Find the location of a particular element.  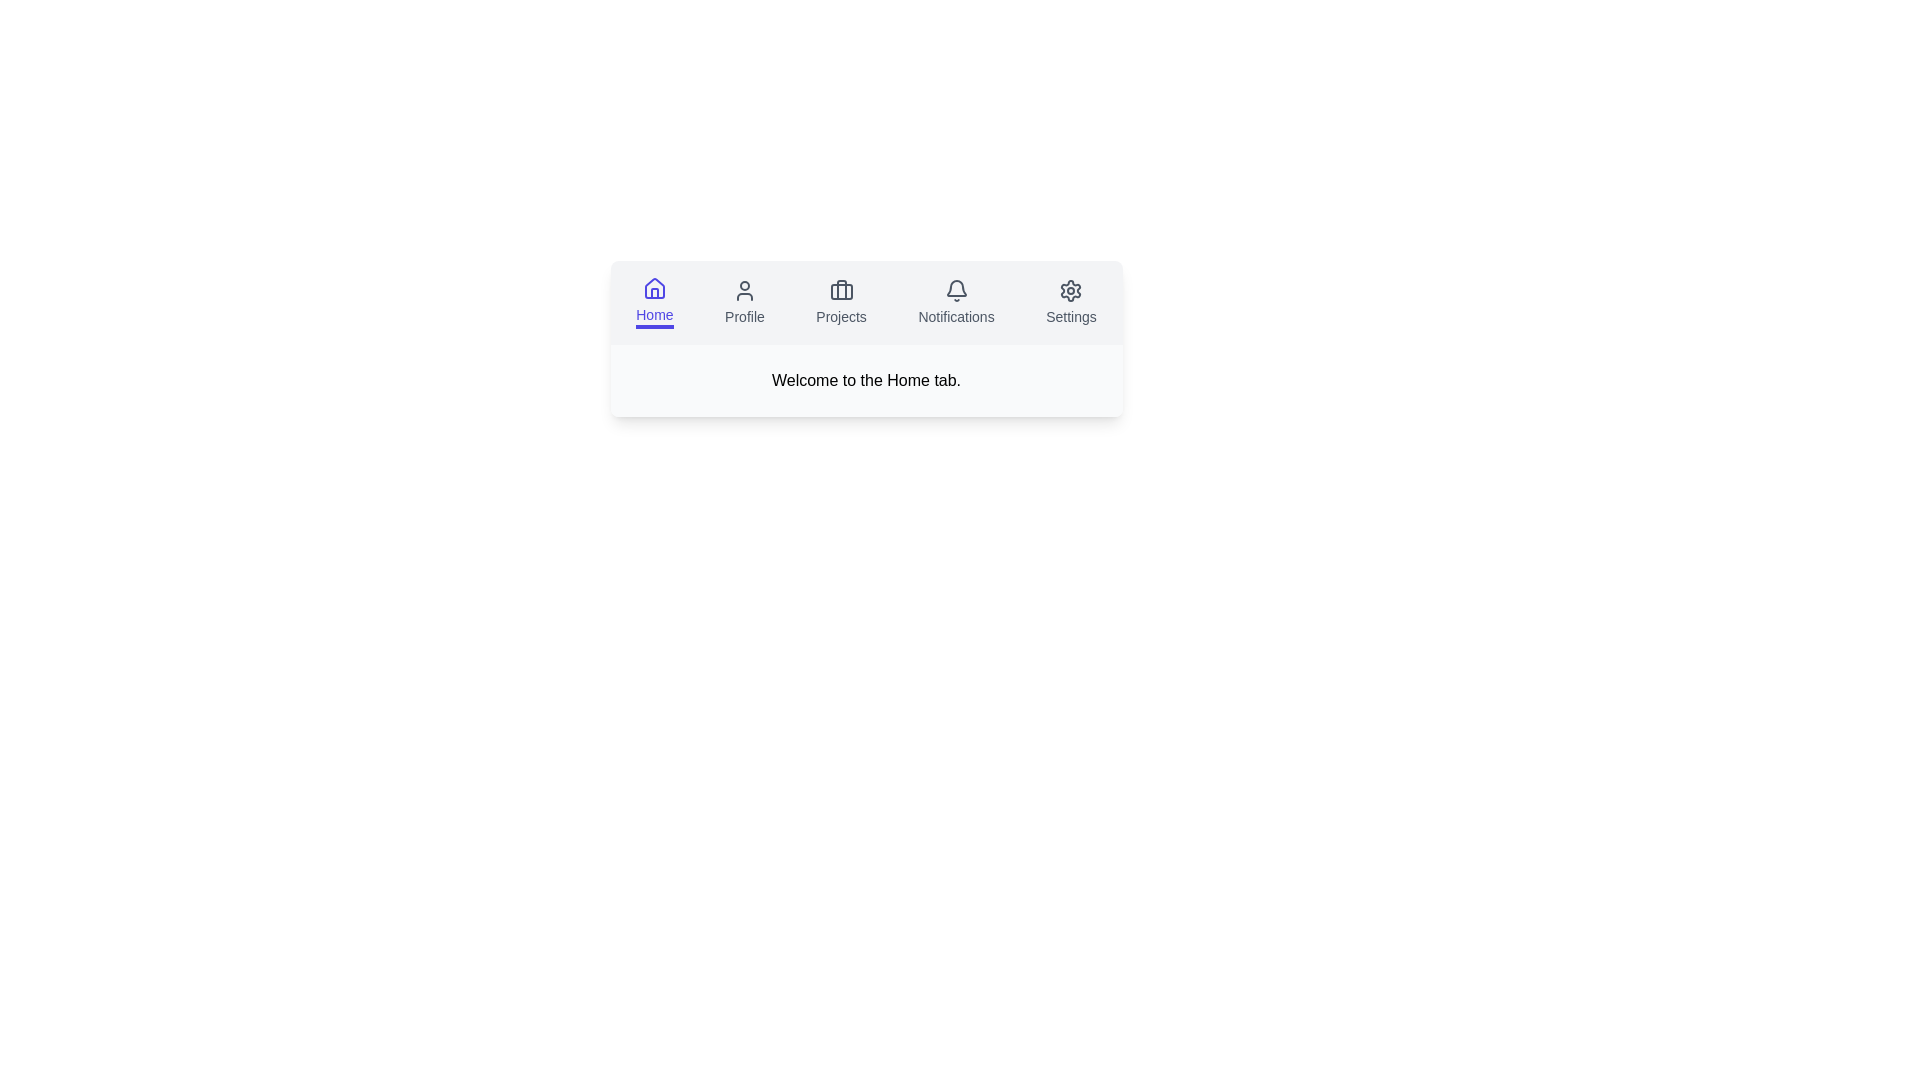

the small, line-drawn house-shaped icon in the top navigation bar is located at coordinates (654, 289).